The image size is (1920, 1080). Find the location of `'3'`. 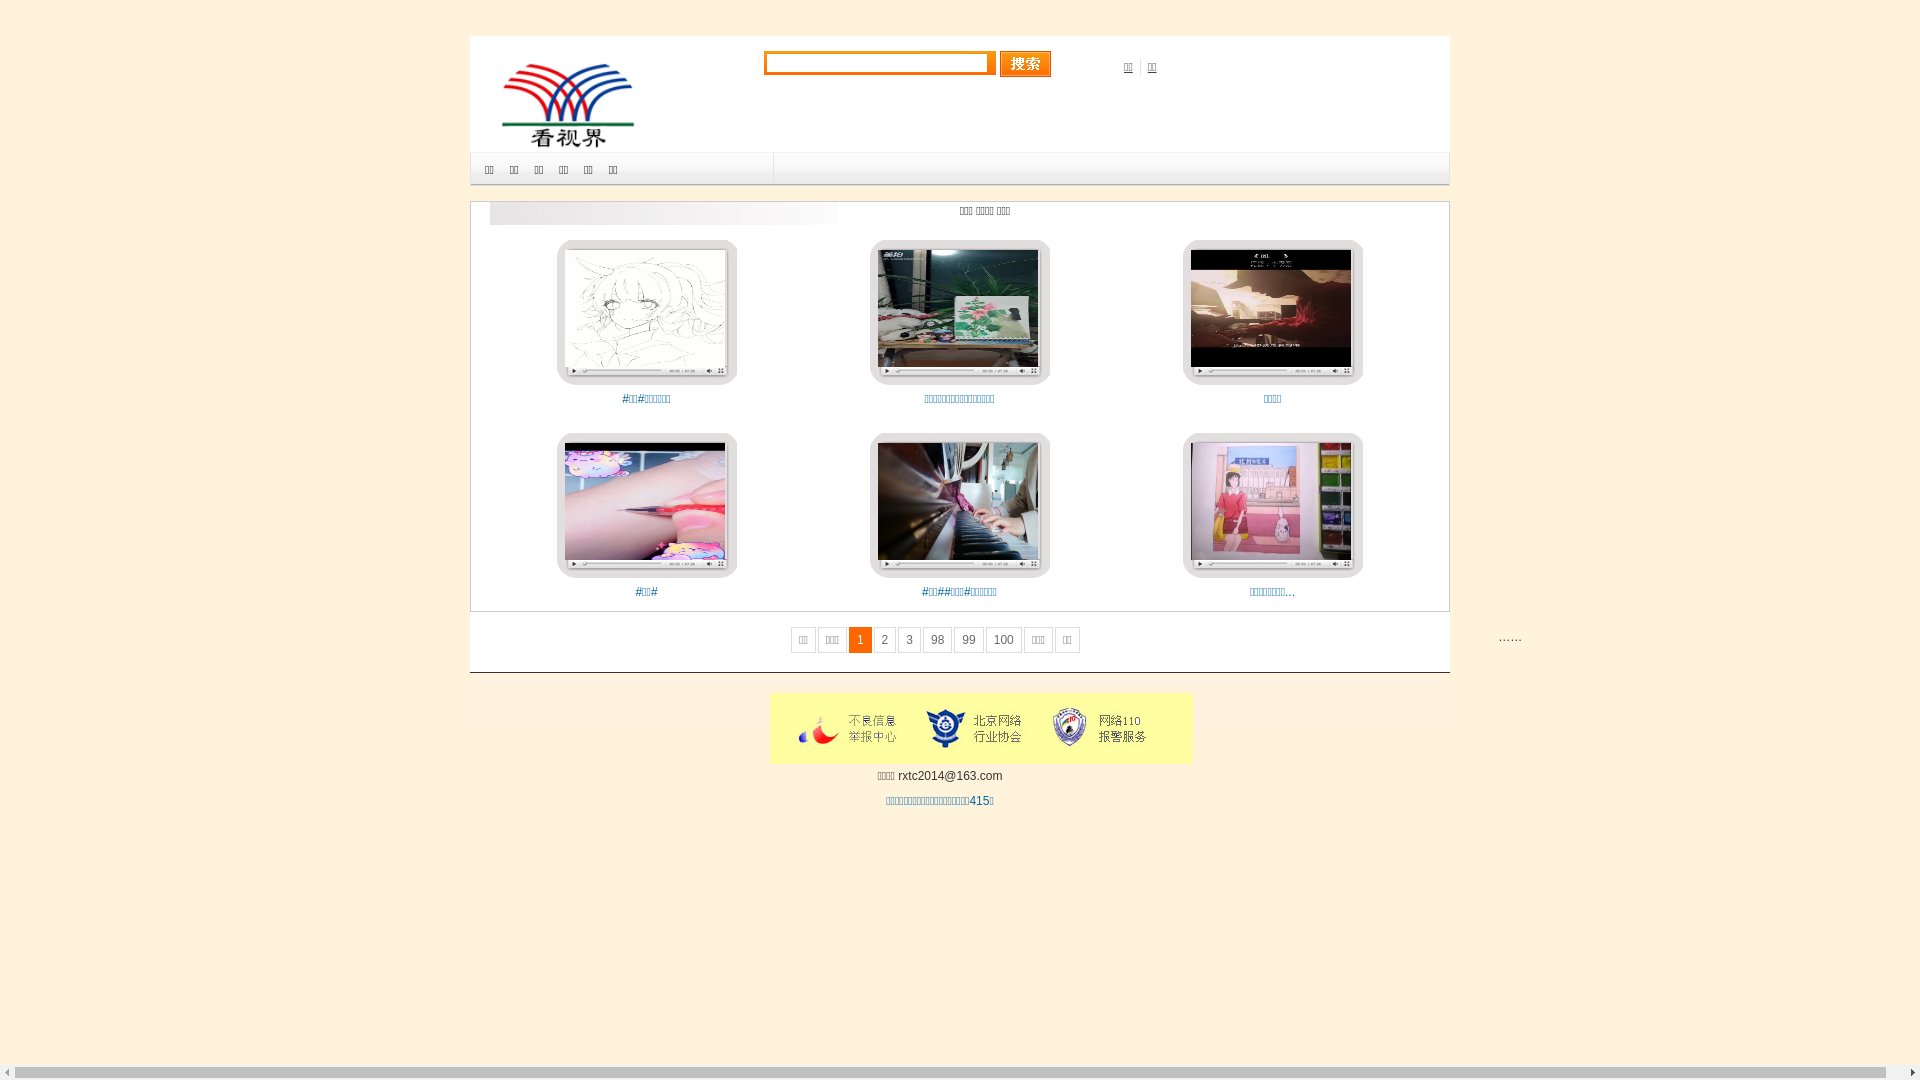

'3' is located at coordinates (908, 640).